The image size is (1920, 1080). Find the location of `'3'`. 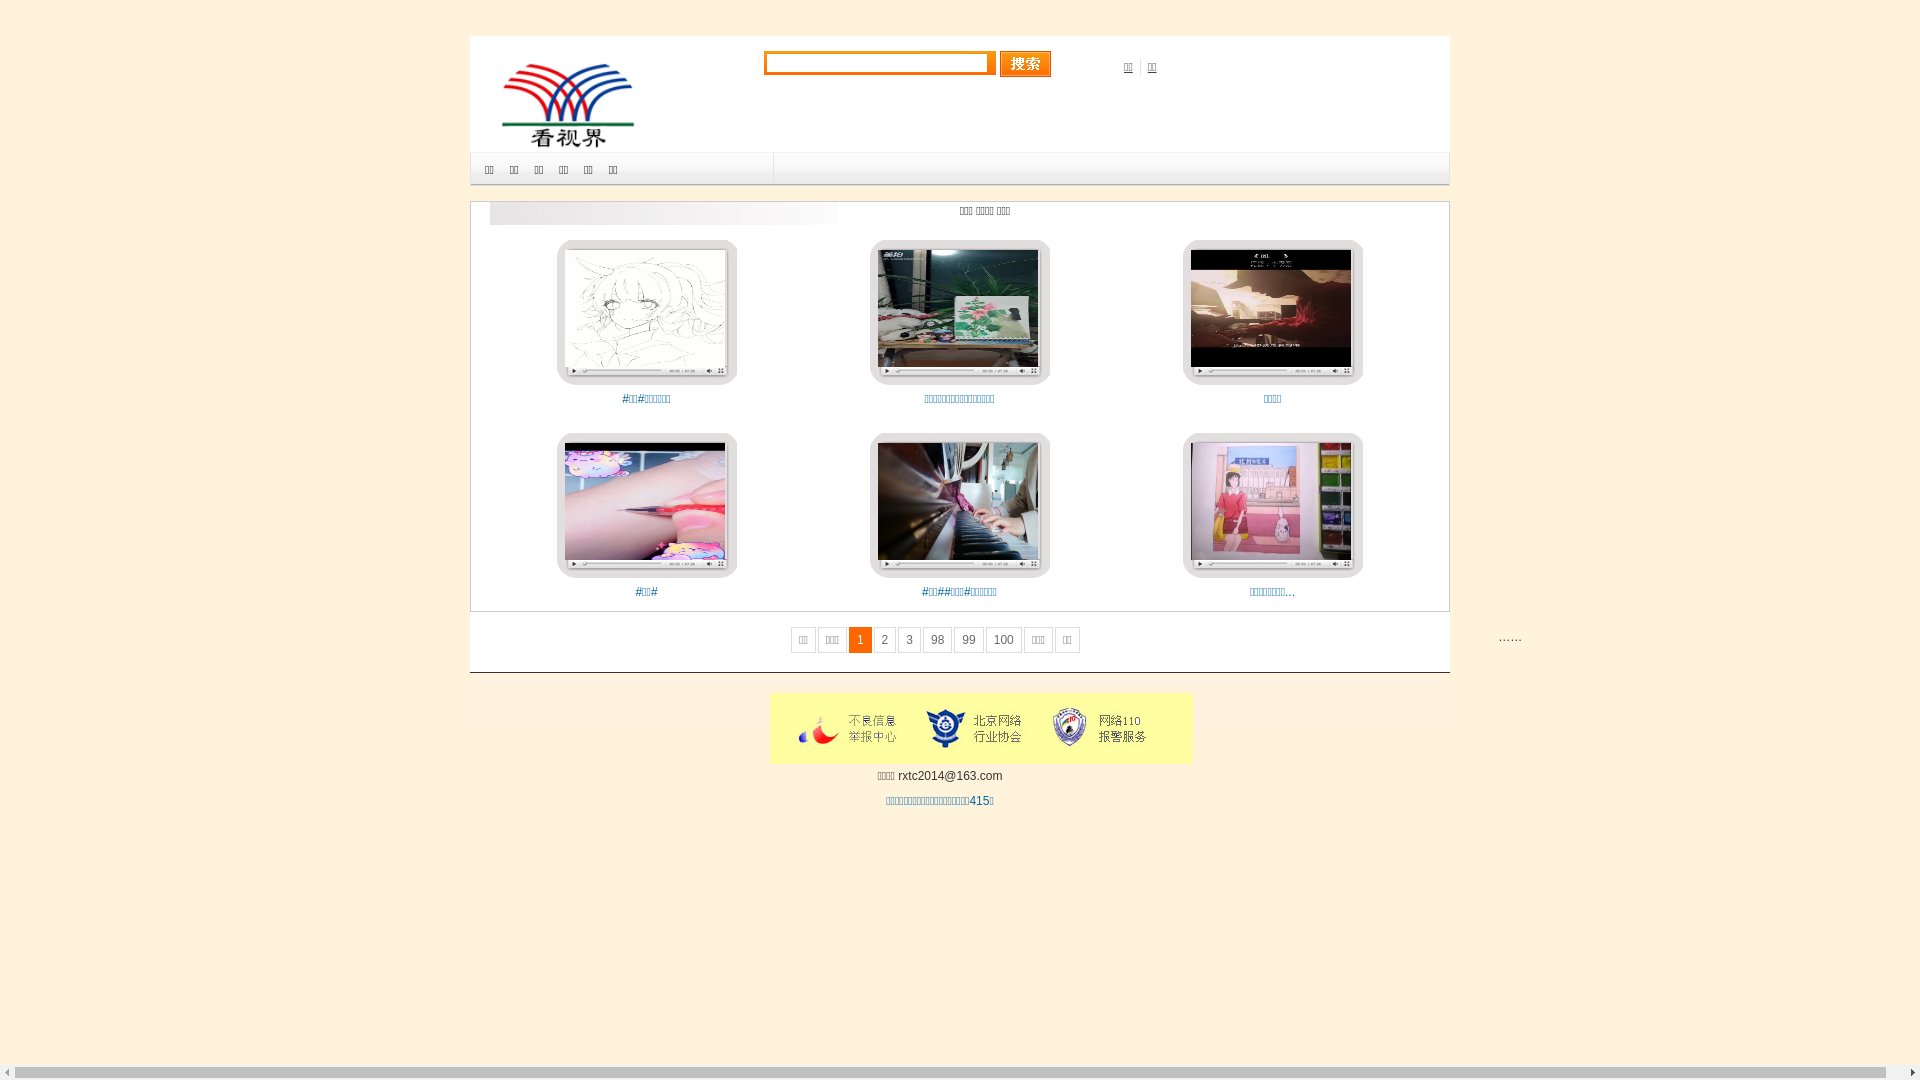

'3' is located at coordinates (908, 640).